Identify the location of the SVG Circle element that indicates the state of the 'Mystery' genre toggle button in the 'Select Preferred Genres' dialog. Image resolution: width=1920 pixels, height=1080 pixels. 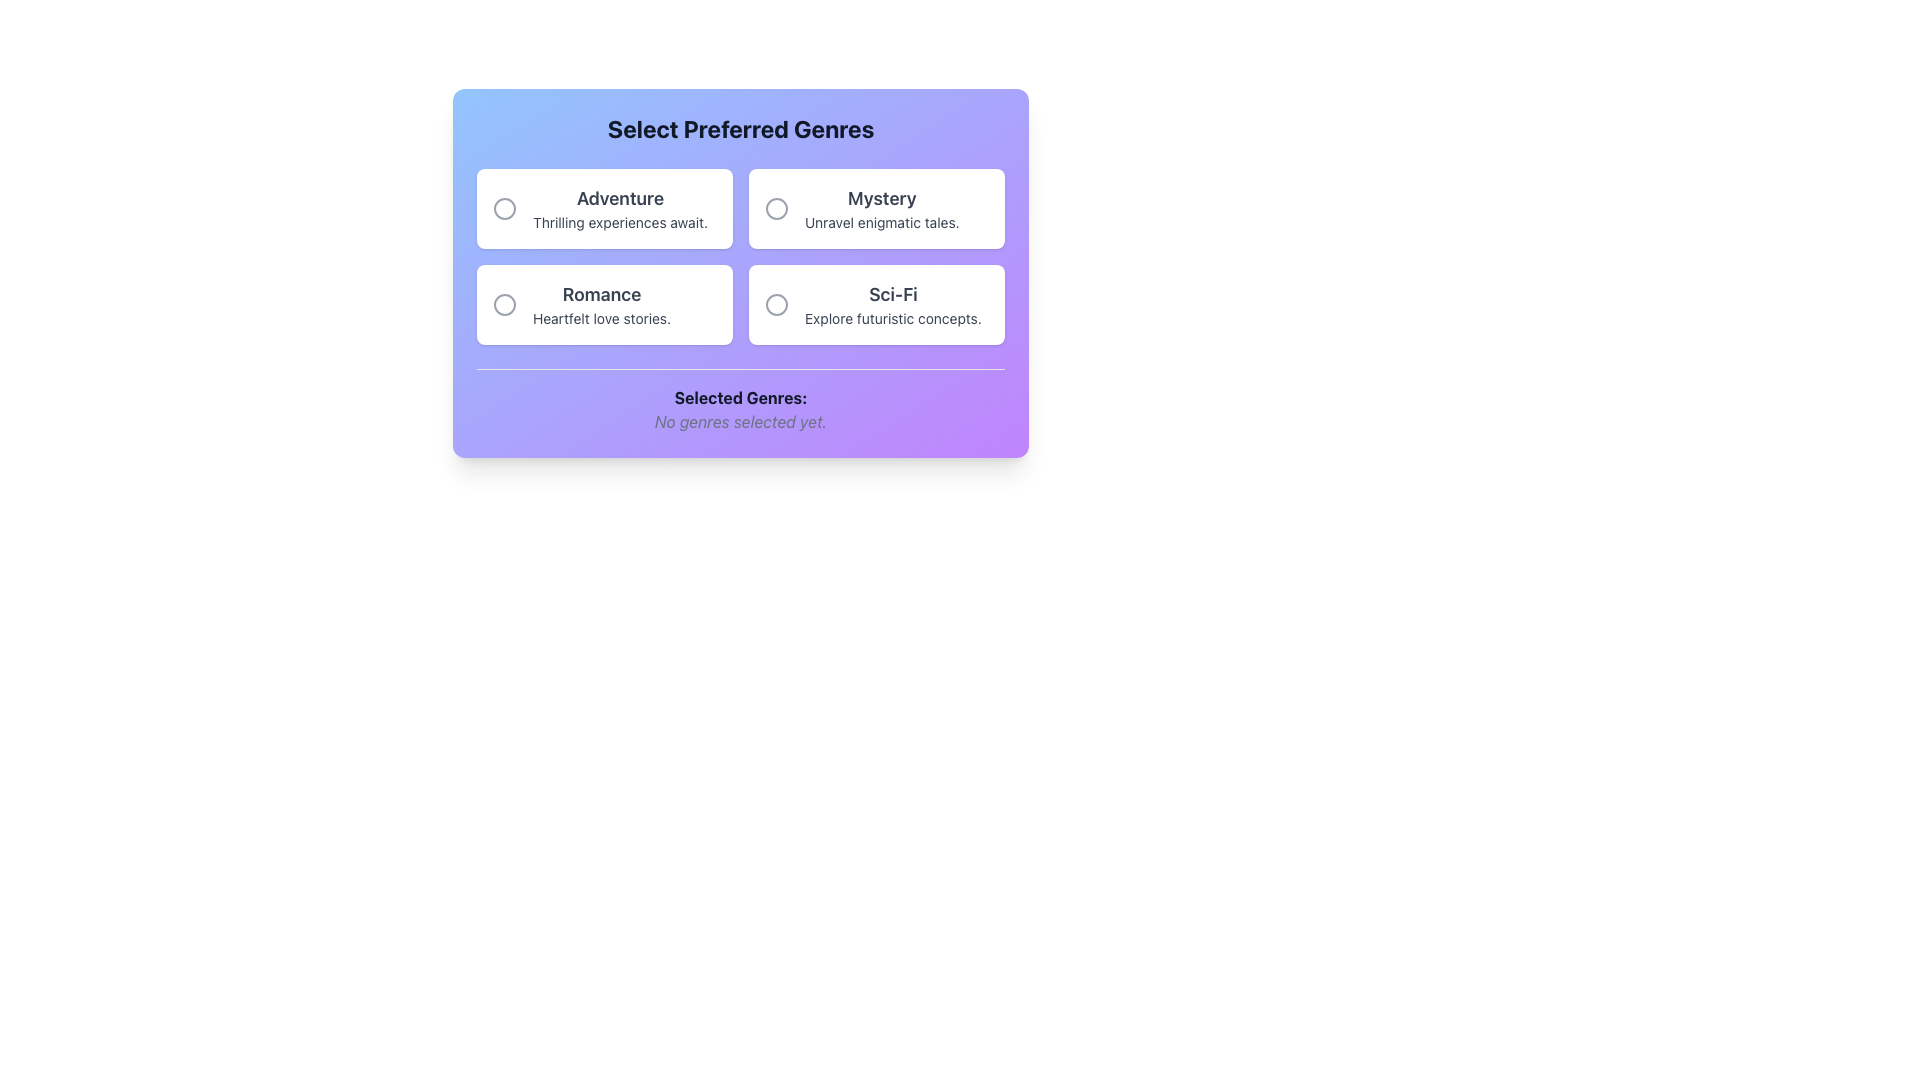
(776, 208).